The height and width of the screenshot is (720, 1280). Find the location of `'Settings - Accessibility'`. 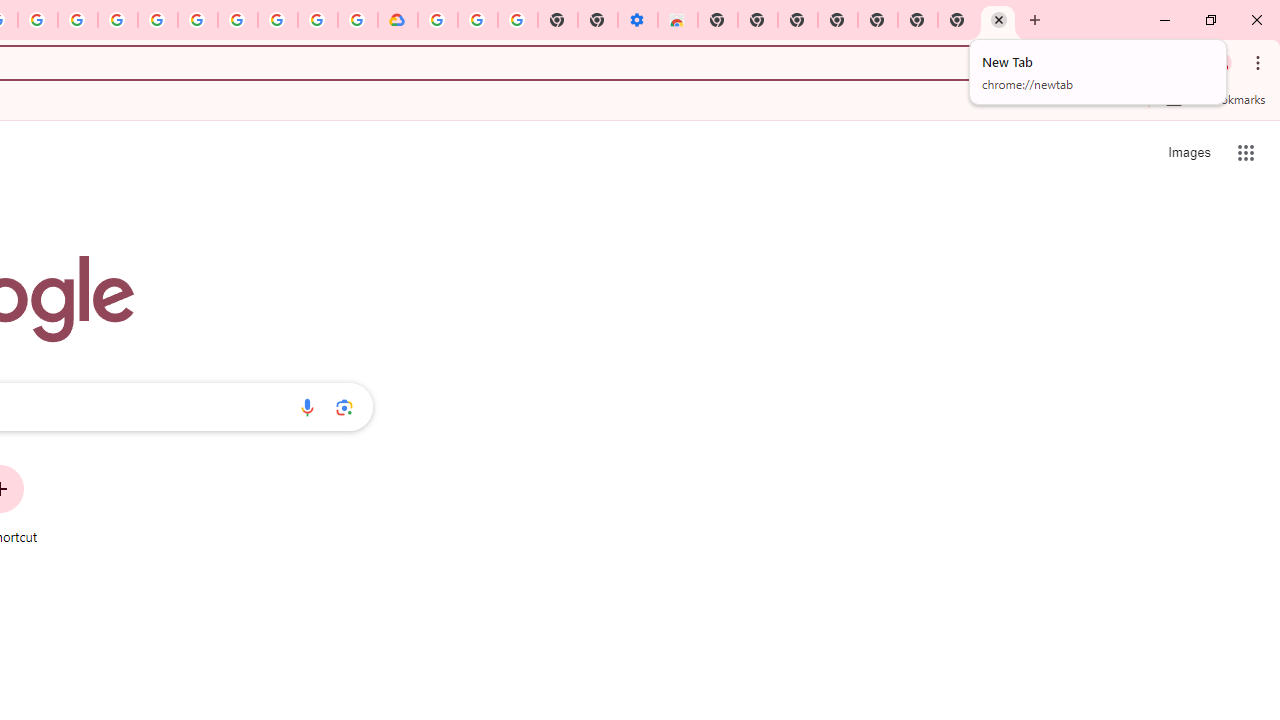

'Settings - Accessibility' is located at coordinates (637, 20).